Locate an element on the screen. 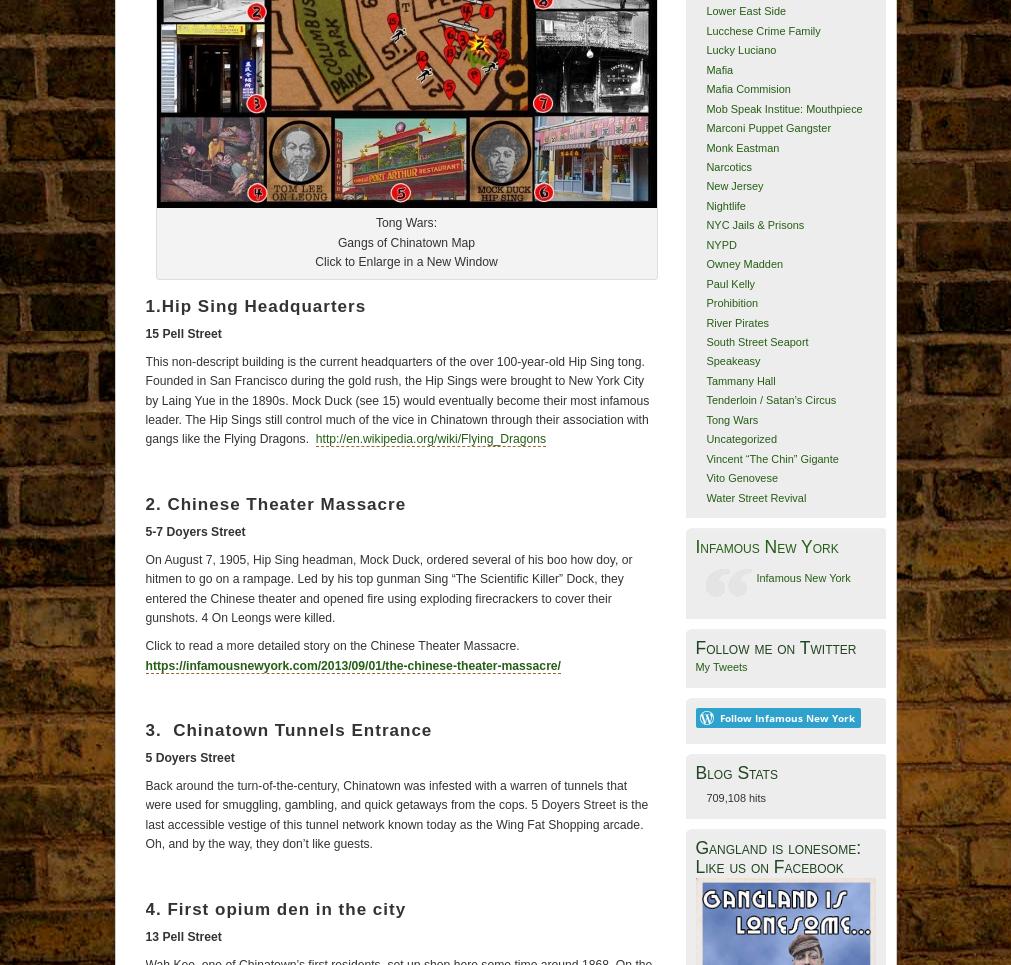 The height and width of the screenshot is (965, 1011). 'Speakeasy' is located at coordinates (731, 361).